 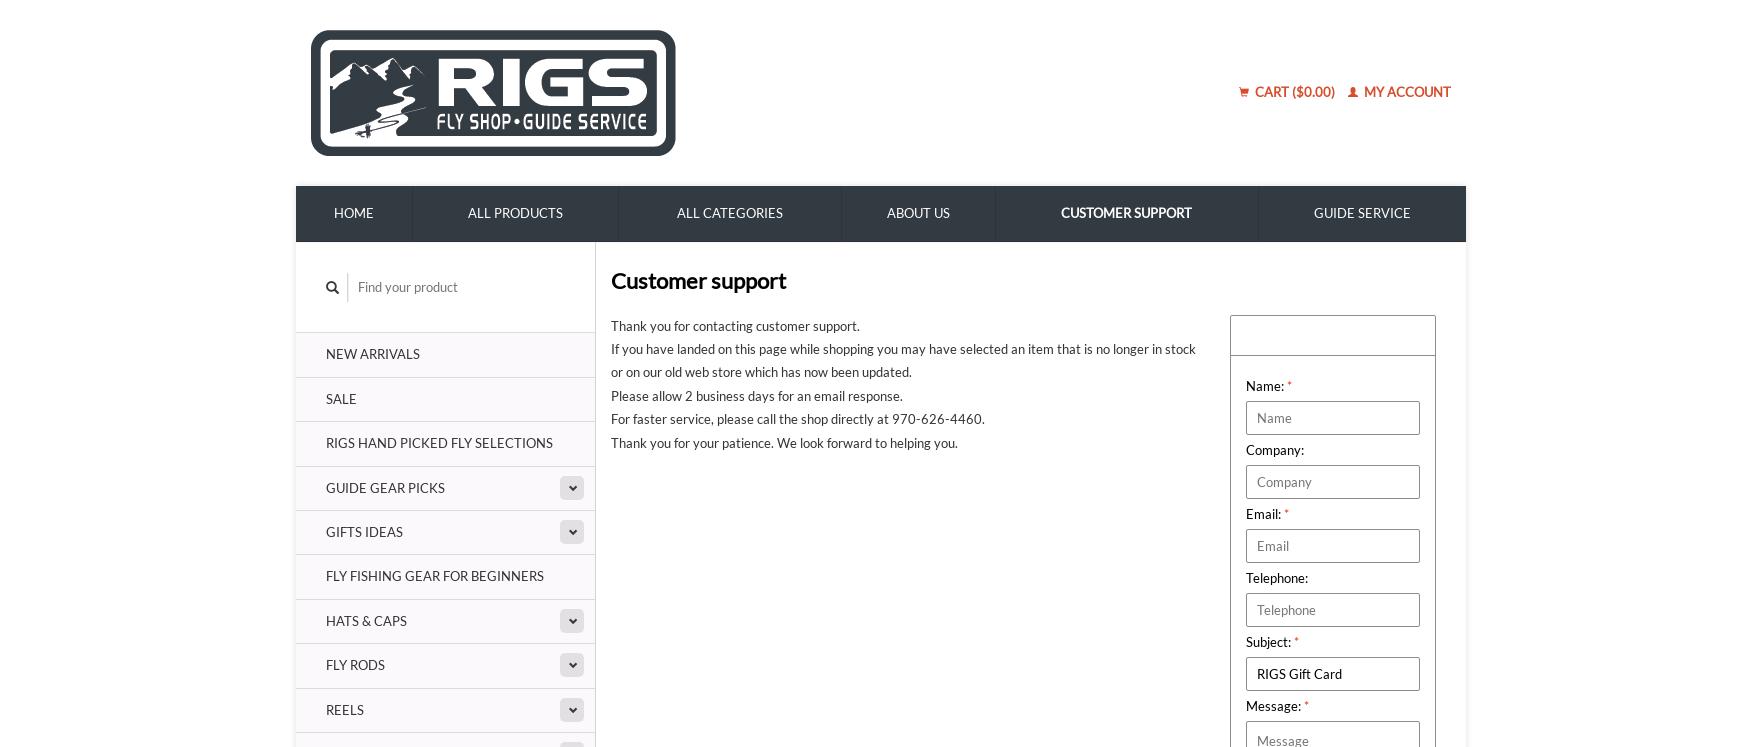 I want to click on 'RIGS Hand Picked Fly Selections', so click(x=439, y=442).